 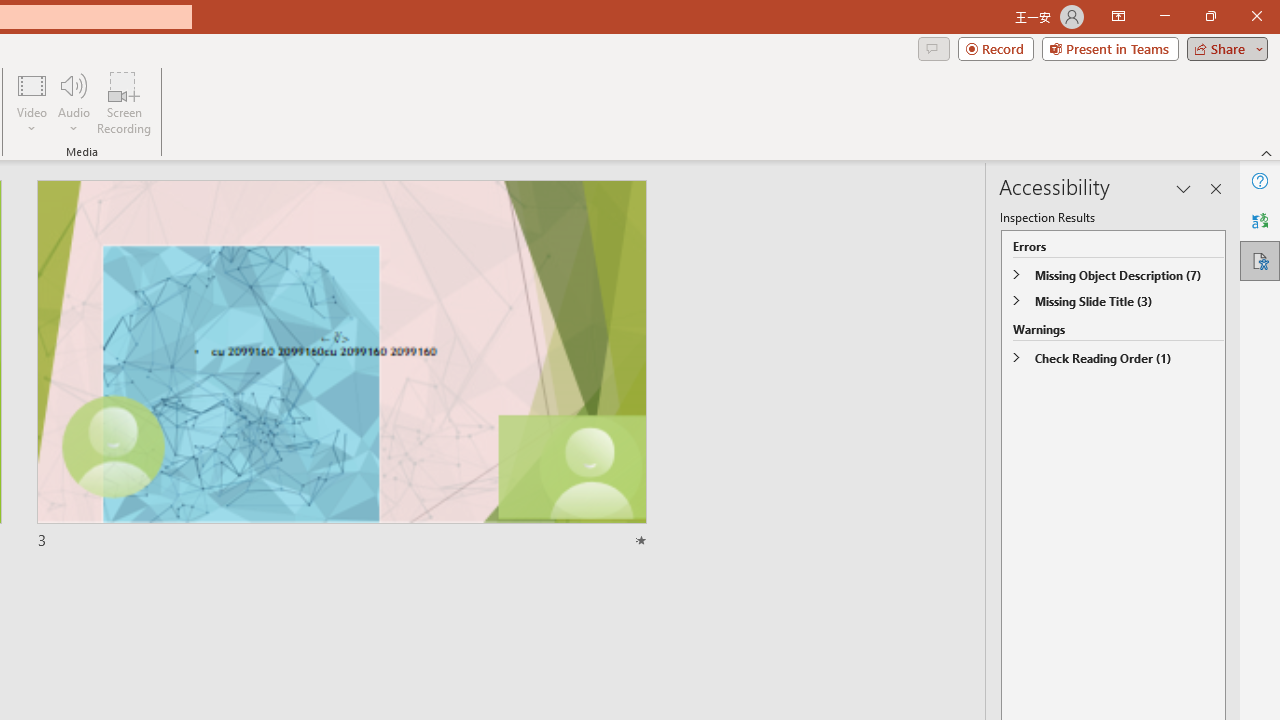 I want to click on 'Video', so click(x=32, y=103).